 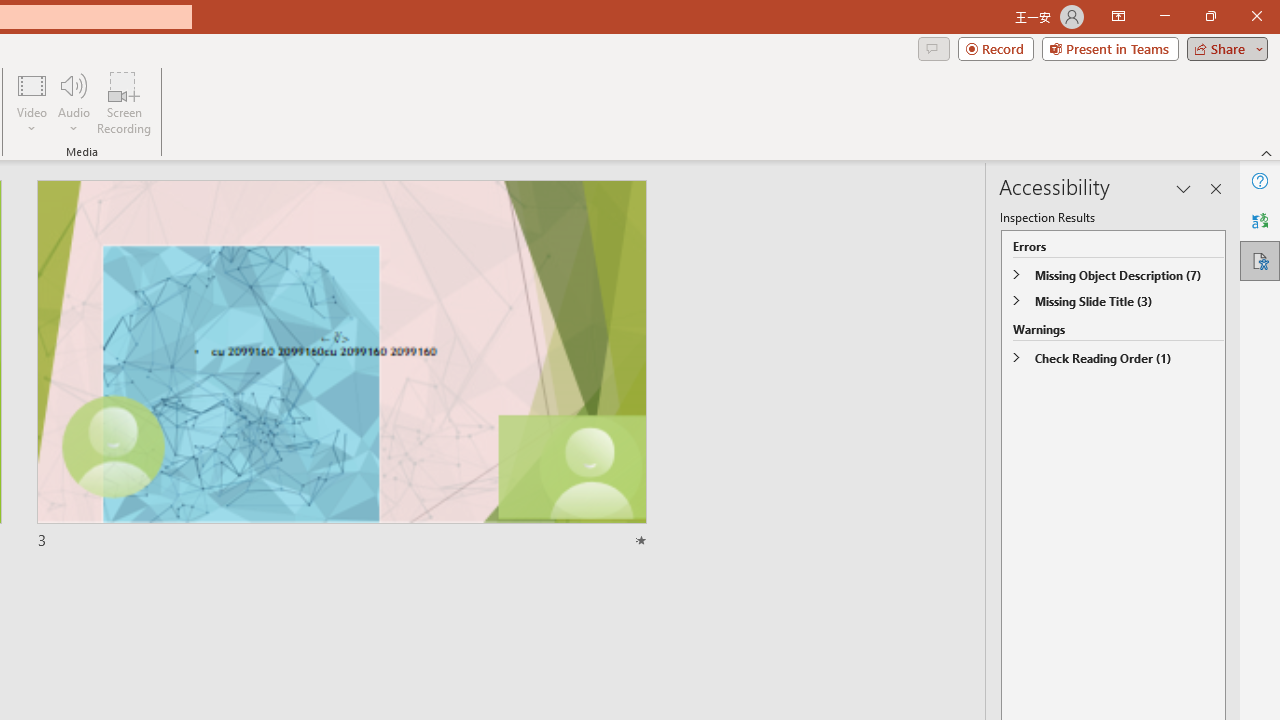 I want to click on 'Video', so click(x=32, y=103).